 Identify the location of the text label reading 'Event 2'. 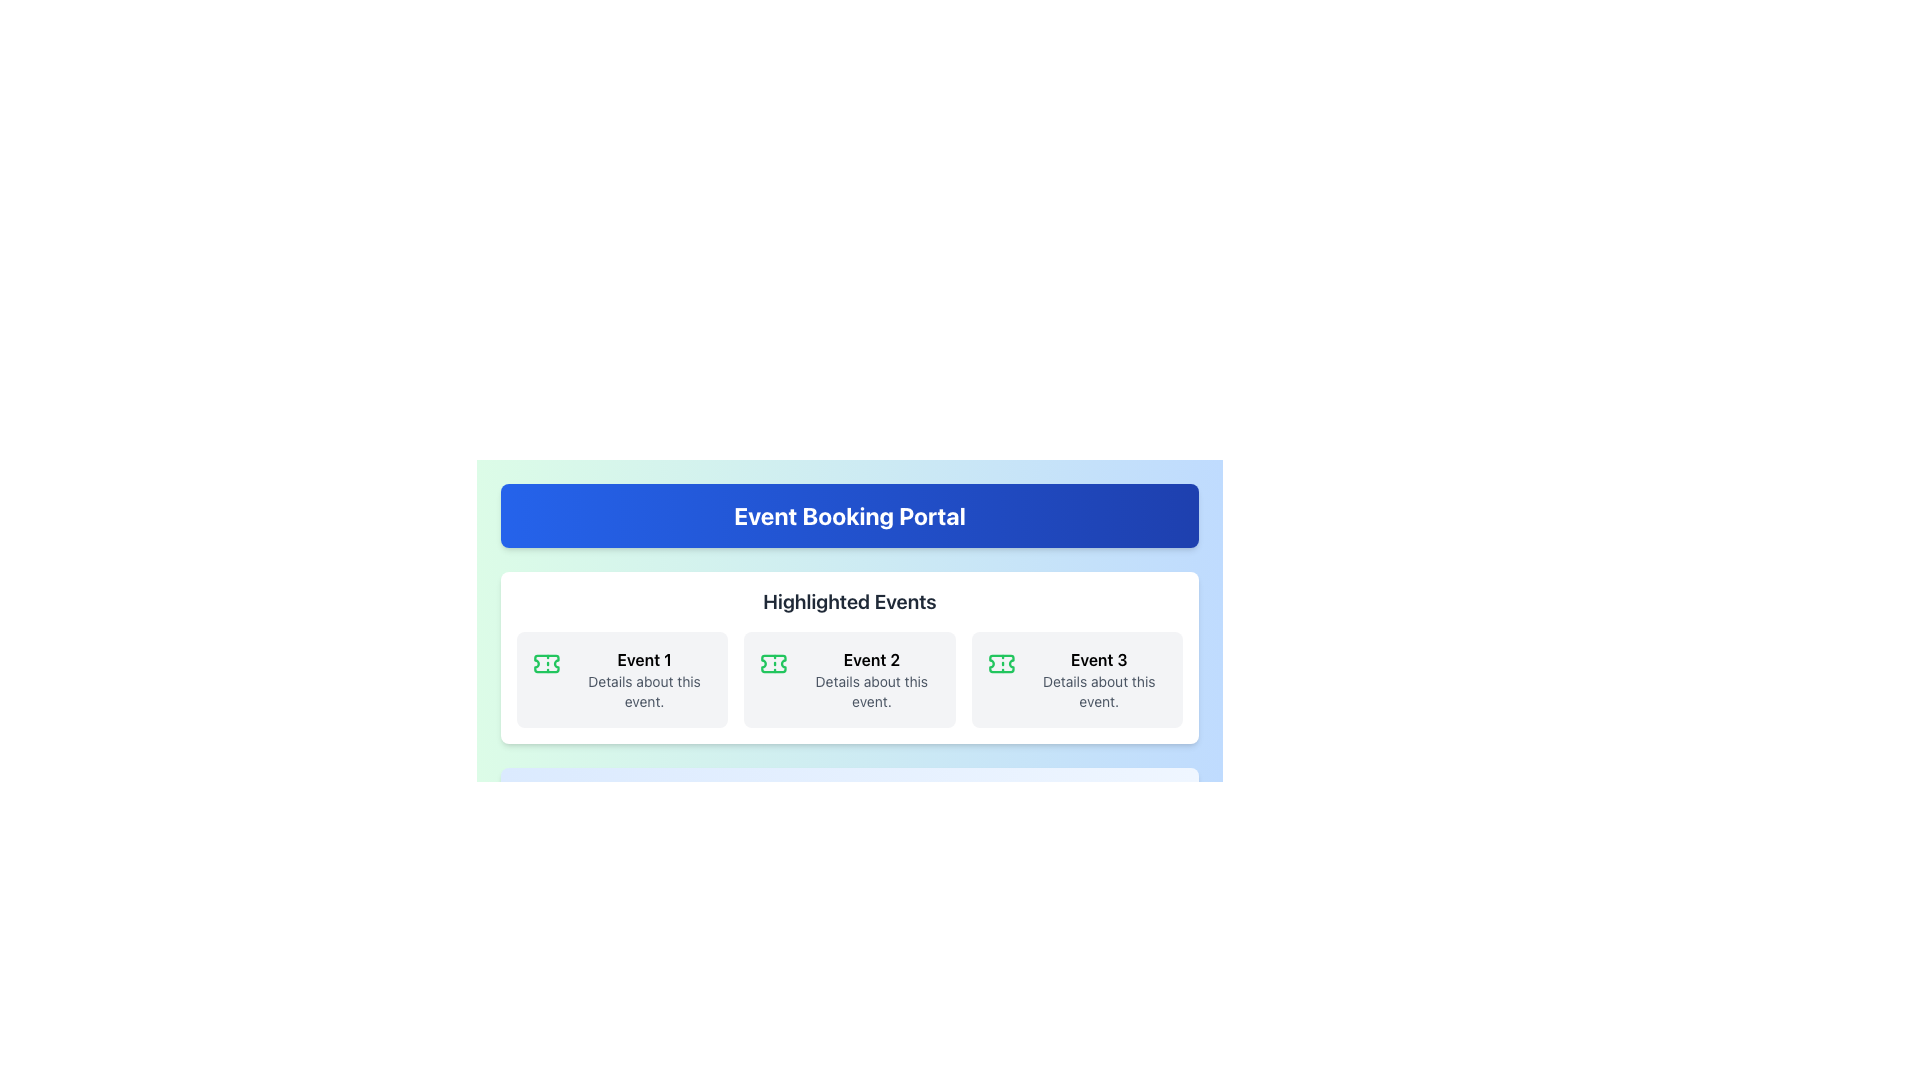
(871, 659).